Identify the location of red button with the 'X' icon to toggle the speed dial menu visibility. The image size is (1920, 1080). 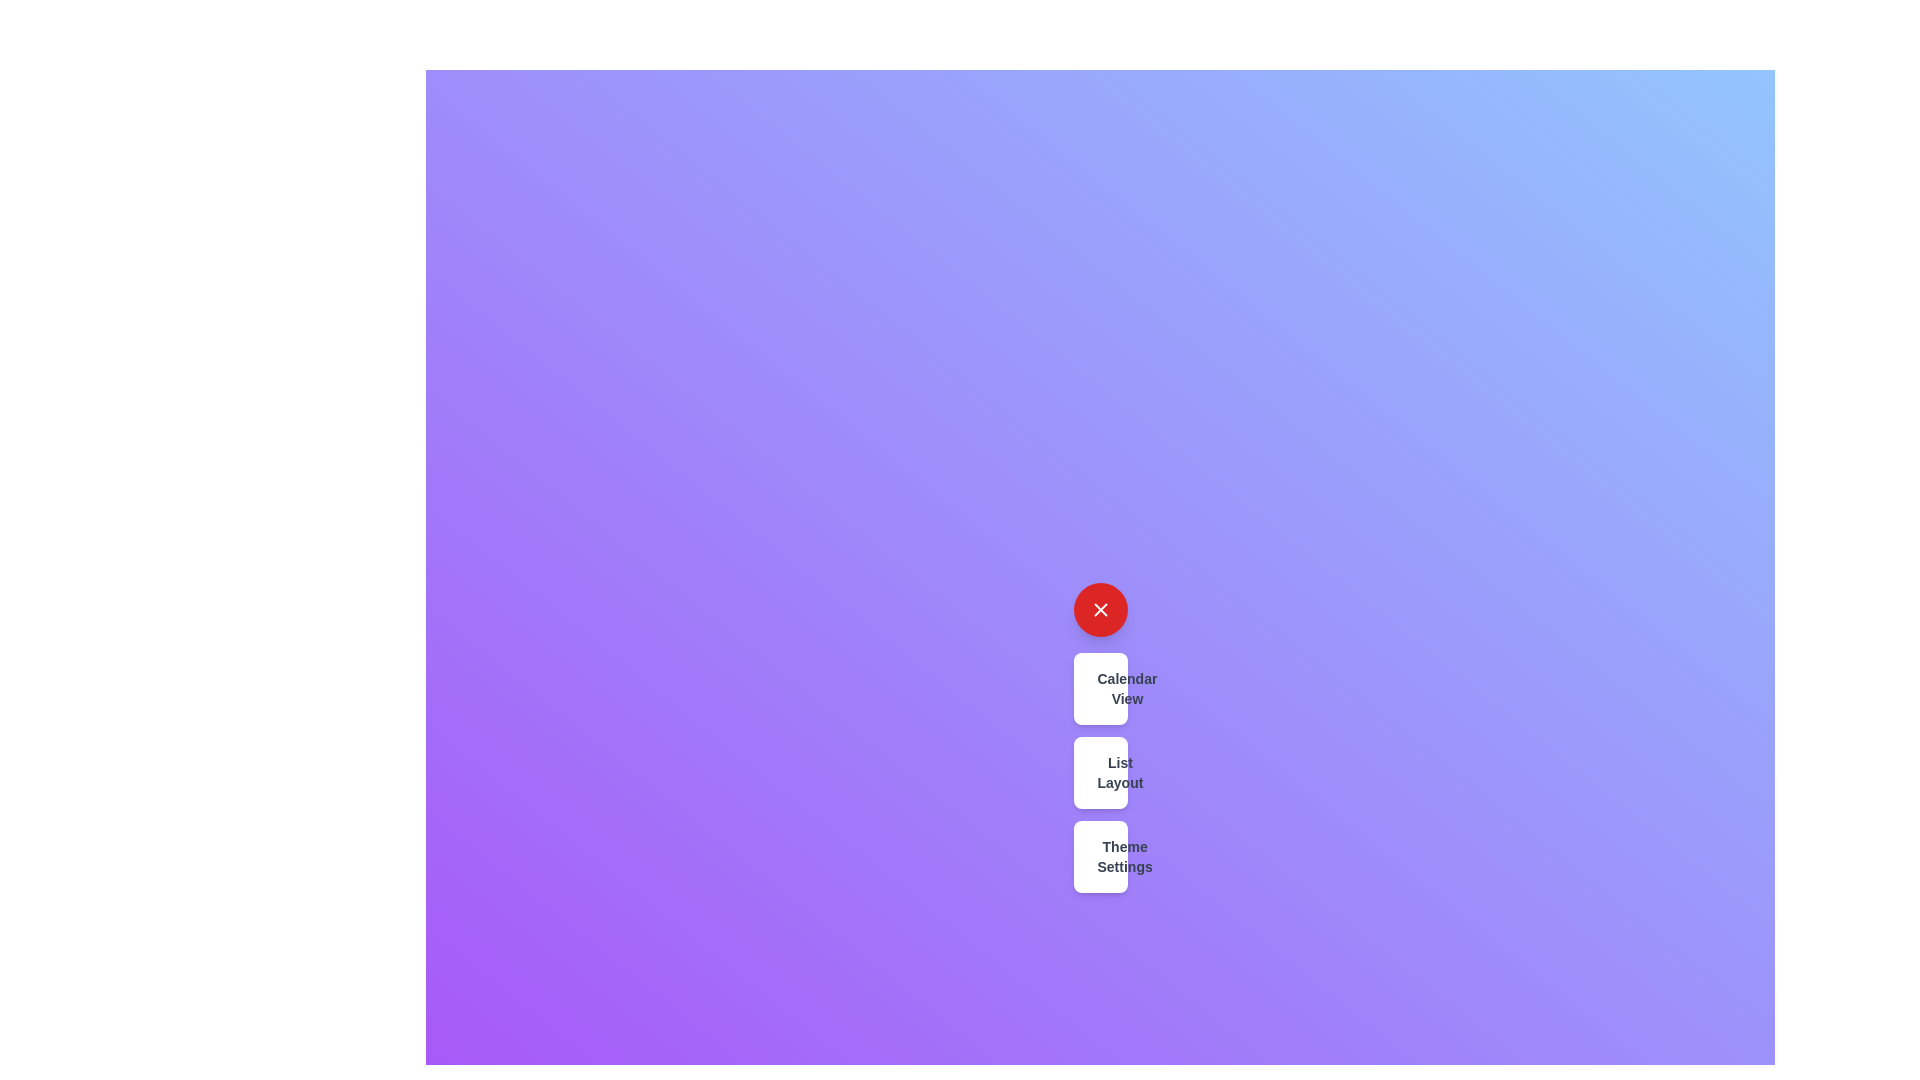
(1099, 608).